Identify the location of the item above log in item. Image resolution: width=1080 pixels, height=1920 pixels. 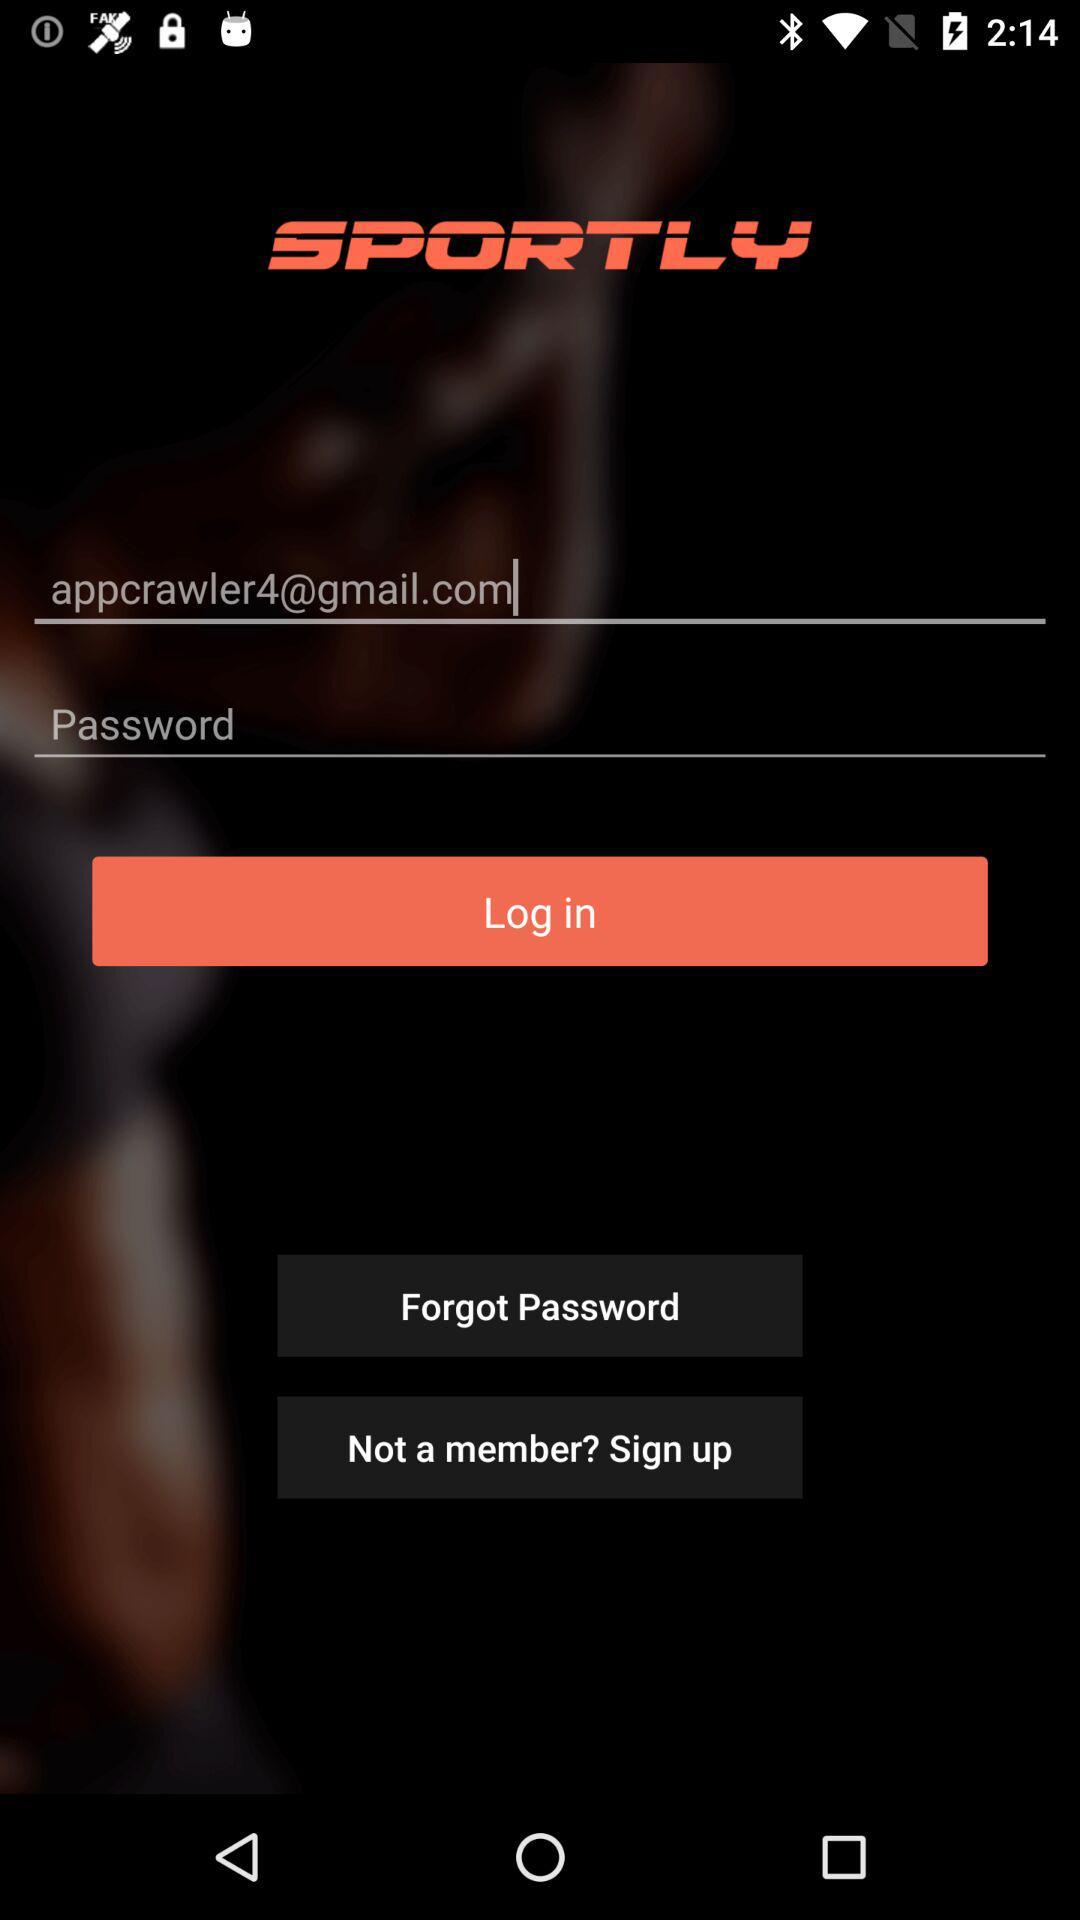
(540, 722).